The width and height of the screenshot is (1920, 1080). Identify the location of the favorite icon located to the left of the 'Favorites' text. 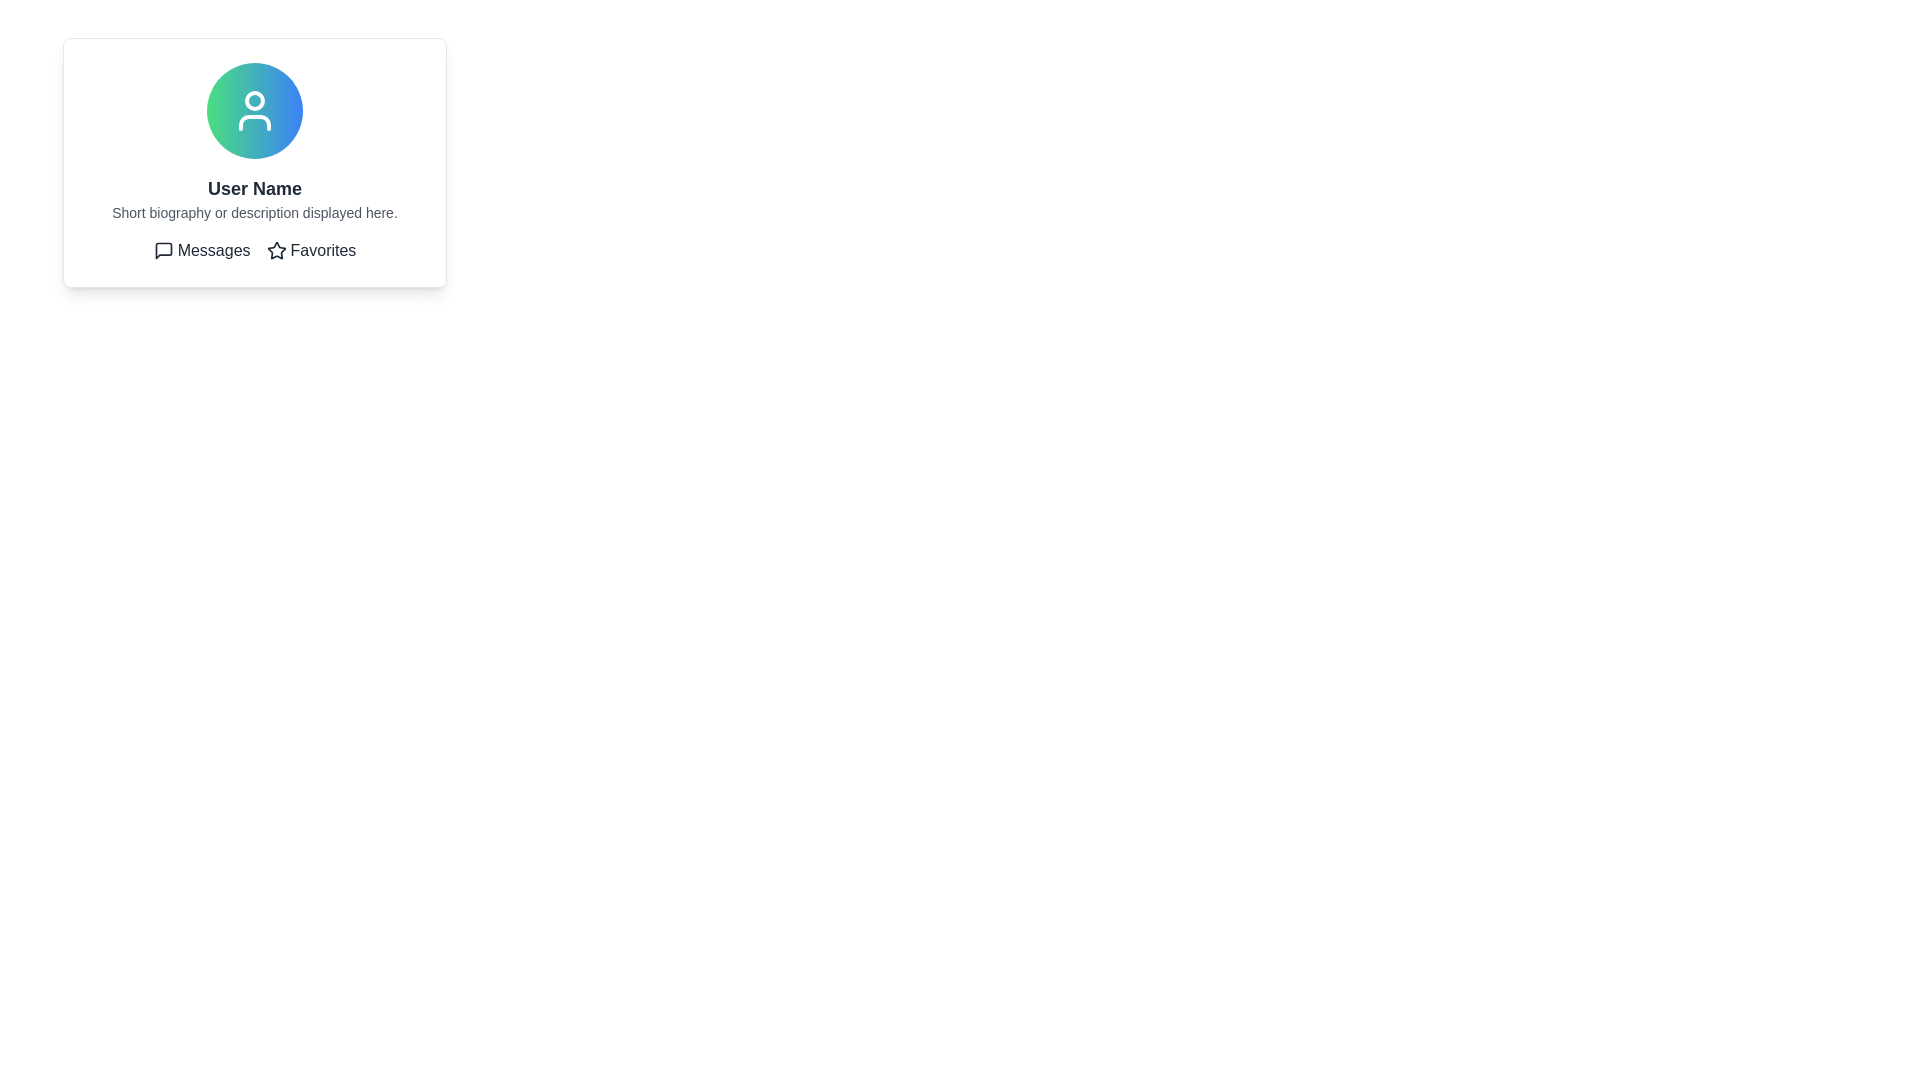
(275, 249).